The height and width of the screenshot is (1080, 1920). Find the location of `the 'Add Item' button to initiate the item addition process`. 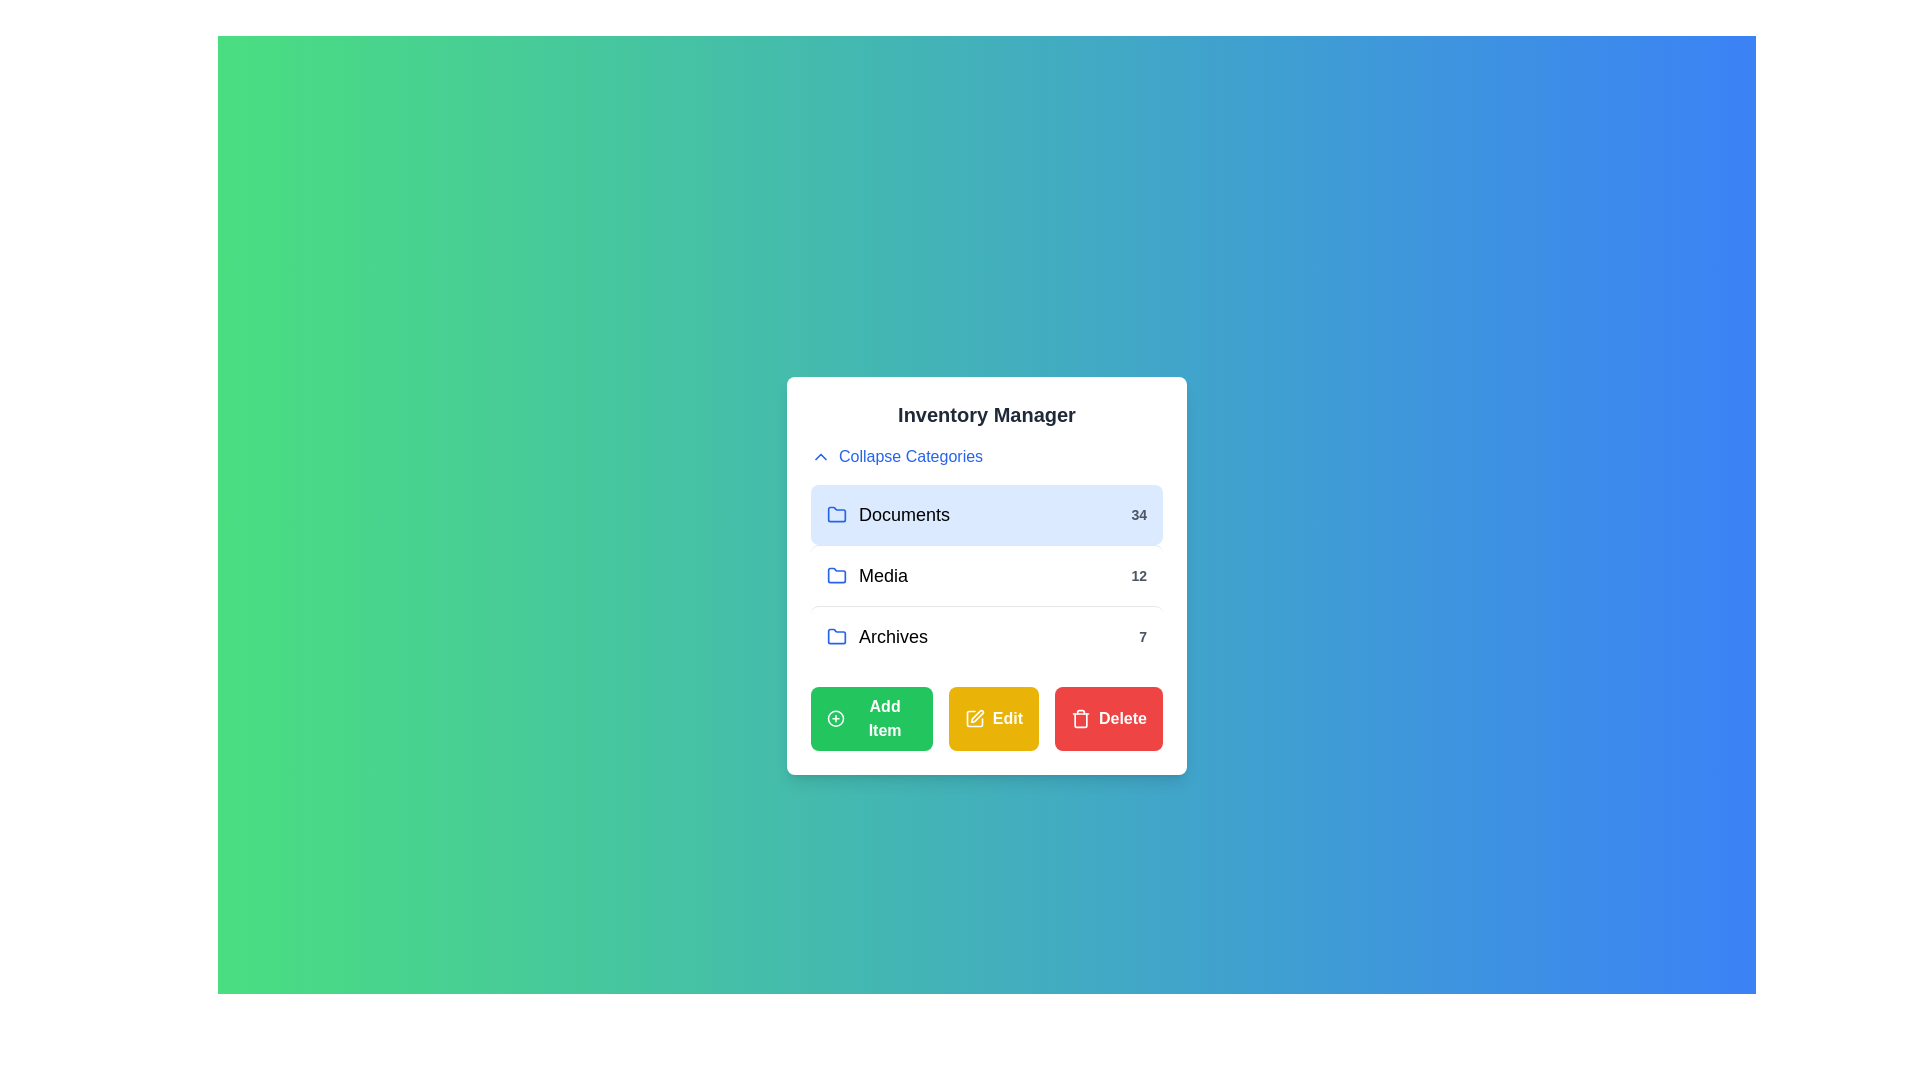

the 'Add Item' button to initiate the item addition process is located at coordinates (871, 717).